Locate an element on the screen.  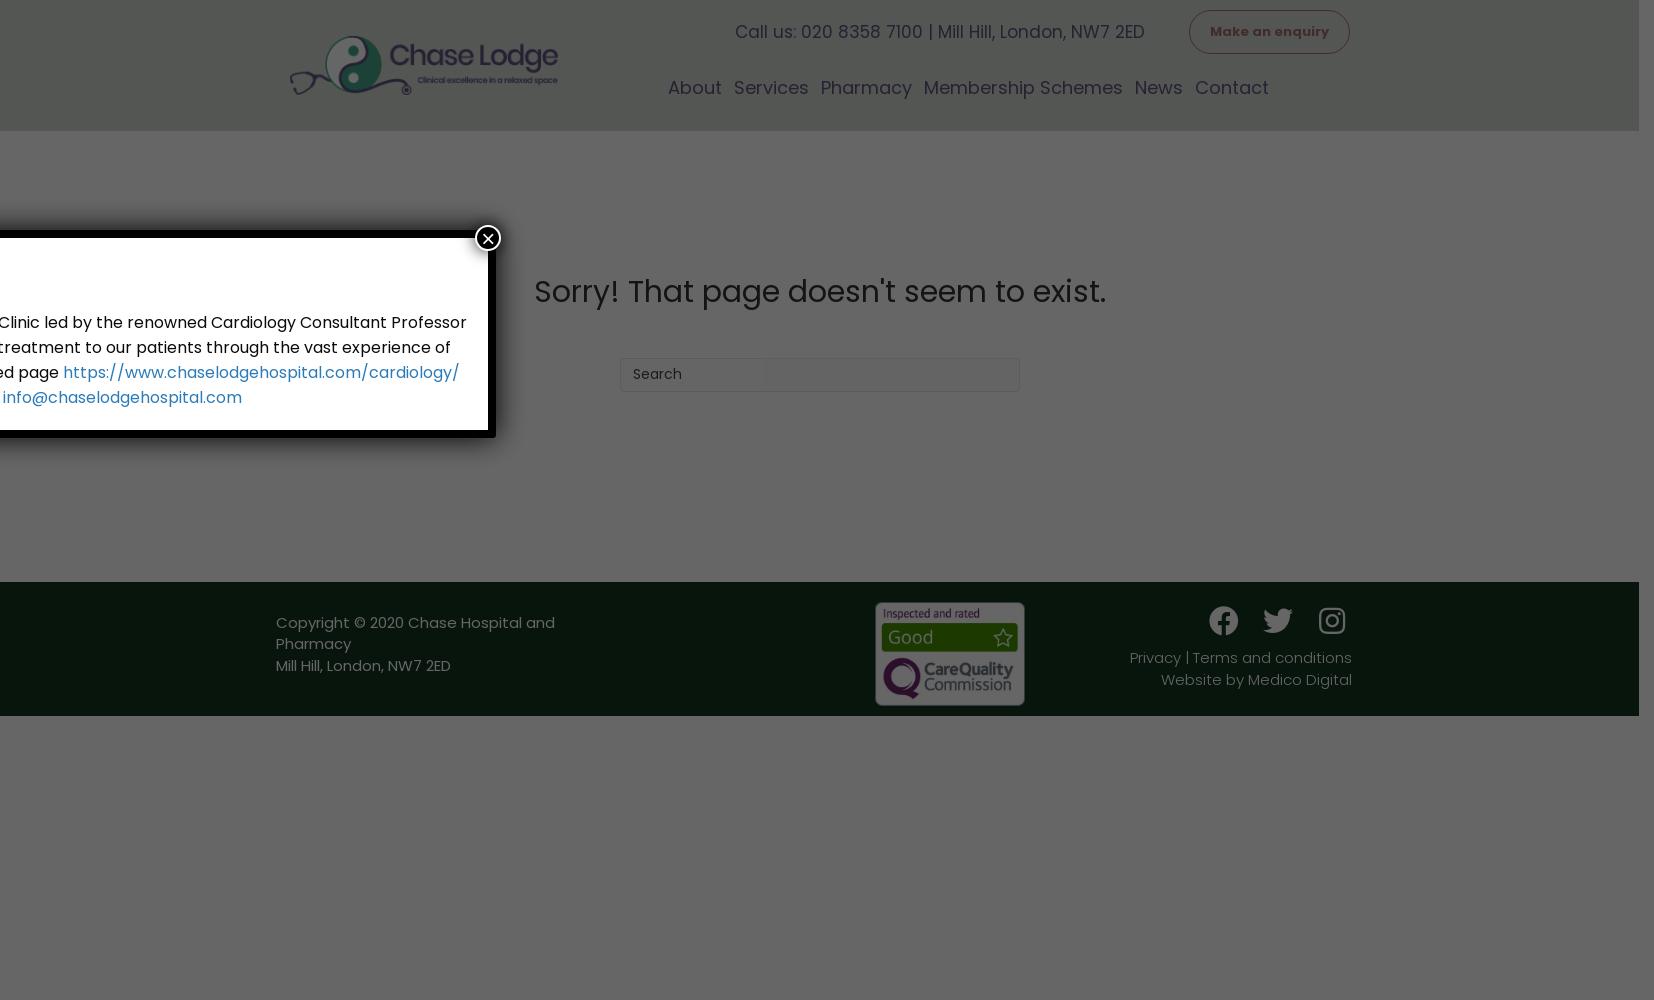
'info@chaselodgehospital.com' is located at coordinates (120, 397).